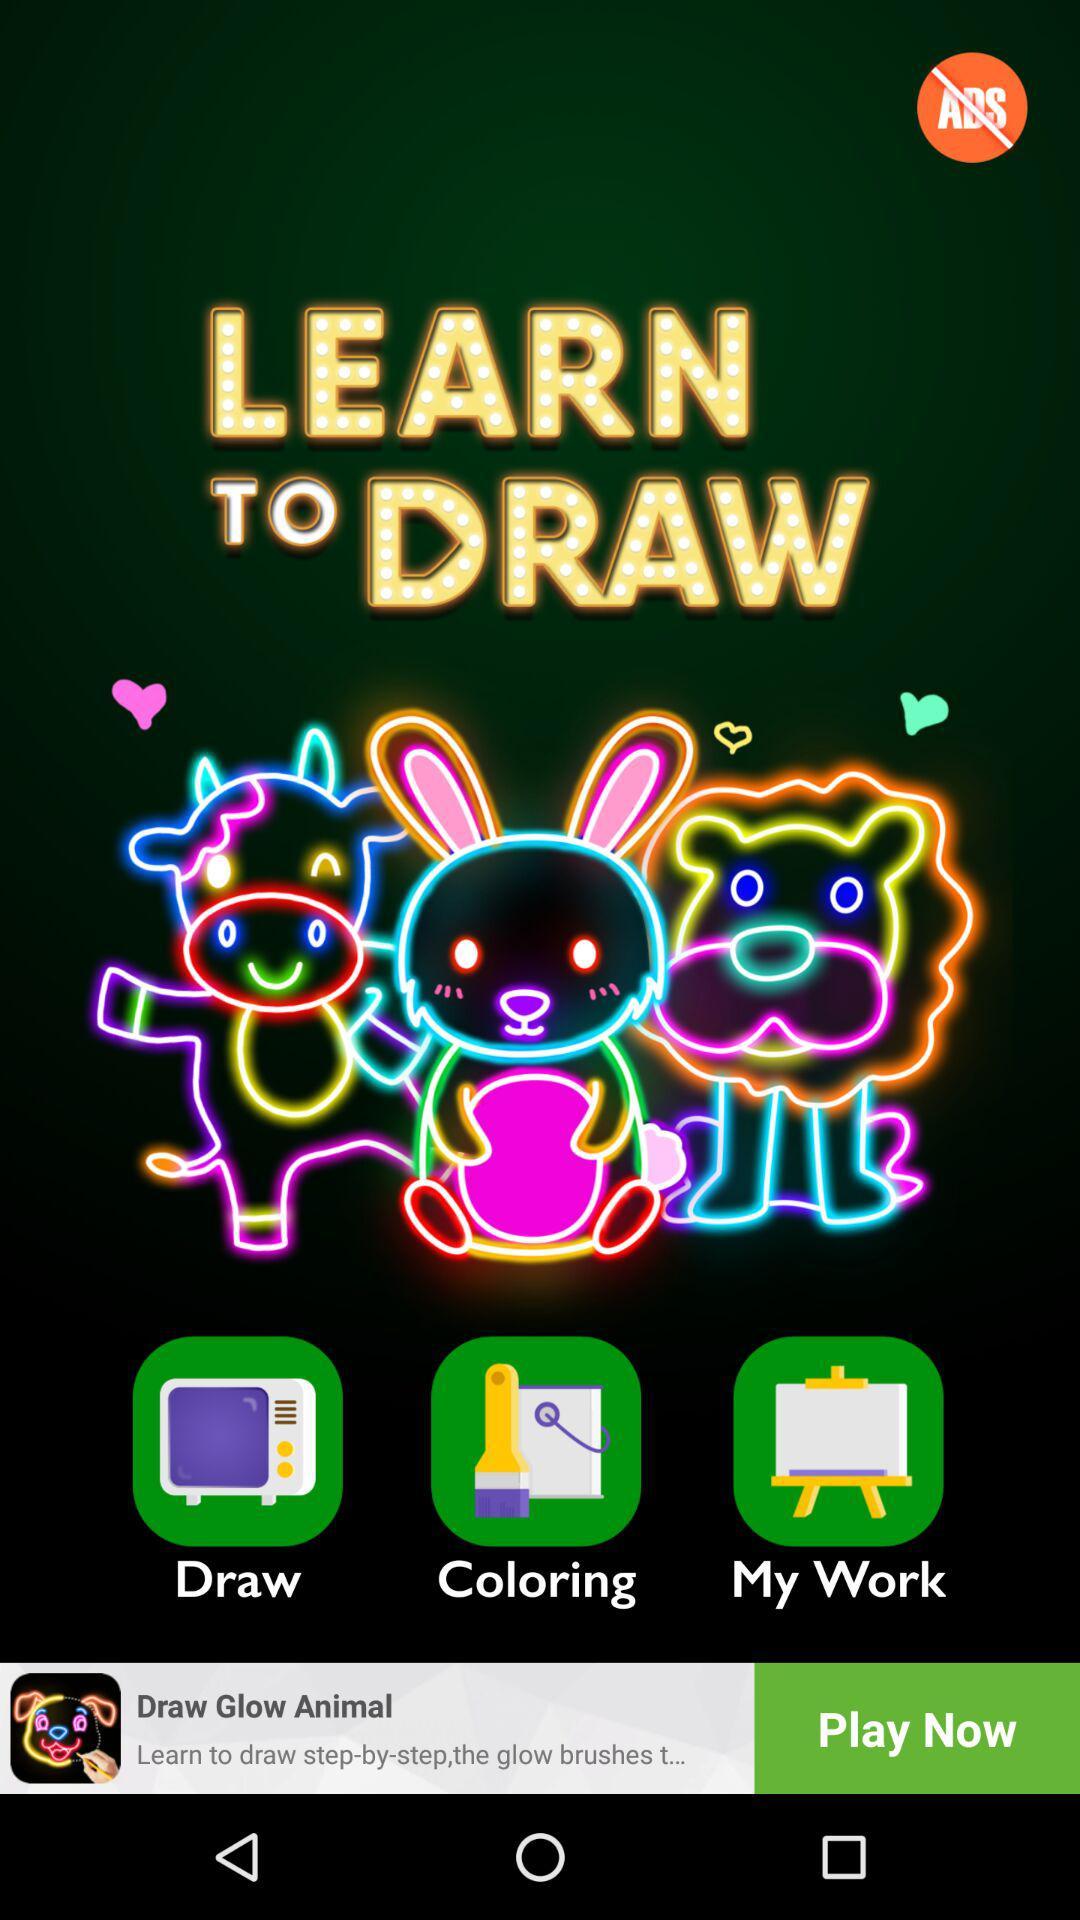 The image size is (1080, 1920). Describe the element at coordinates (236, 1441) in the screenshot. I see `the chat icon` at that location.